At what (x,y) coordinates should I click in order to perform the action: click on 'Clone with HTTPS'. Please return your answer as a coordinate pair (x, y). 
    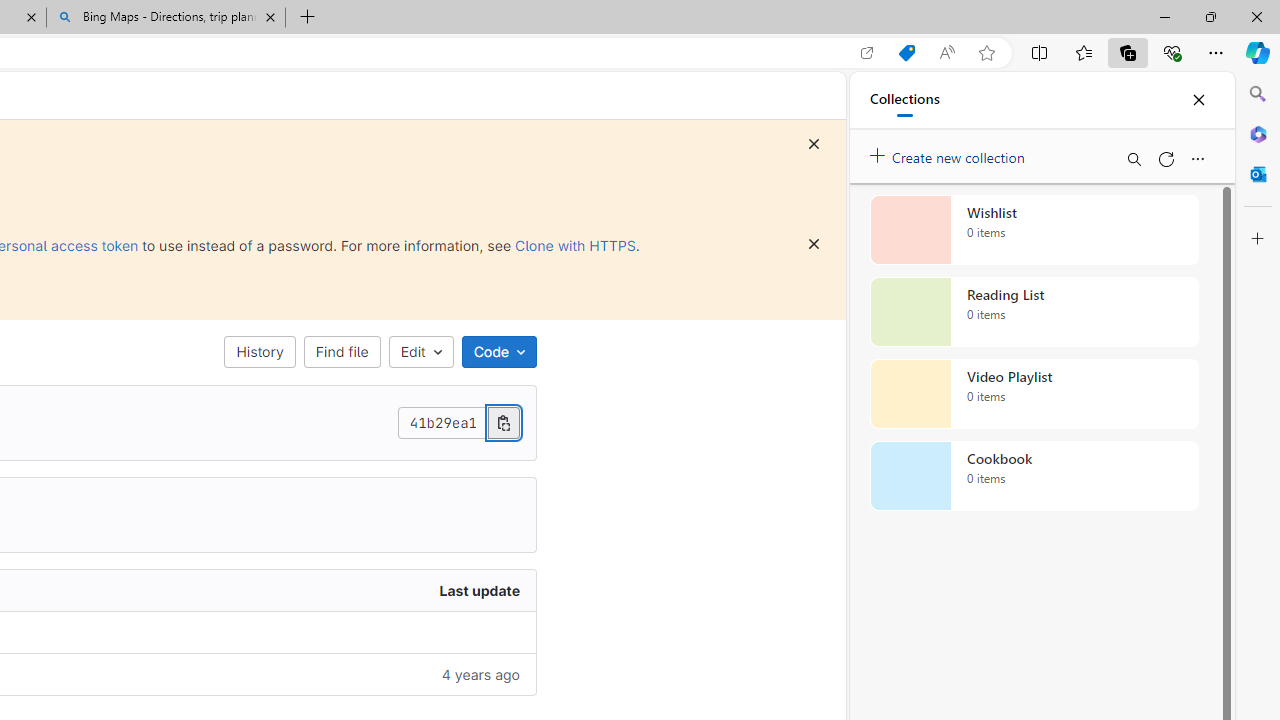
    Looking at the image, I should click on (574, 244).